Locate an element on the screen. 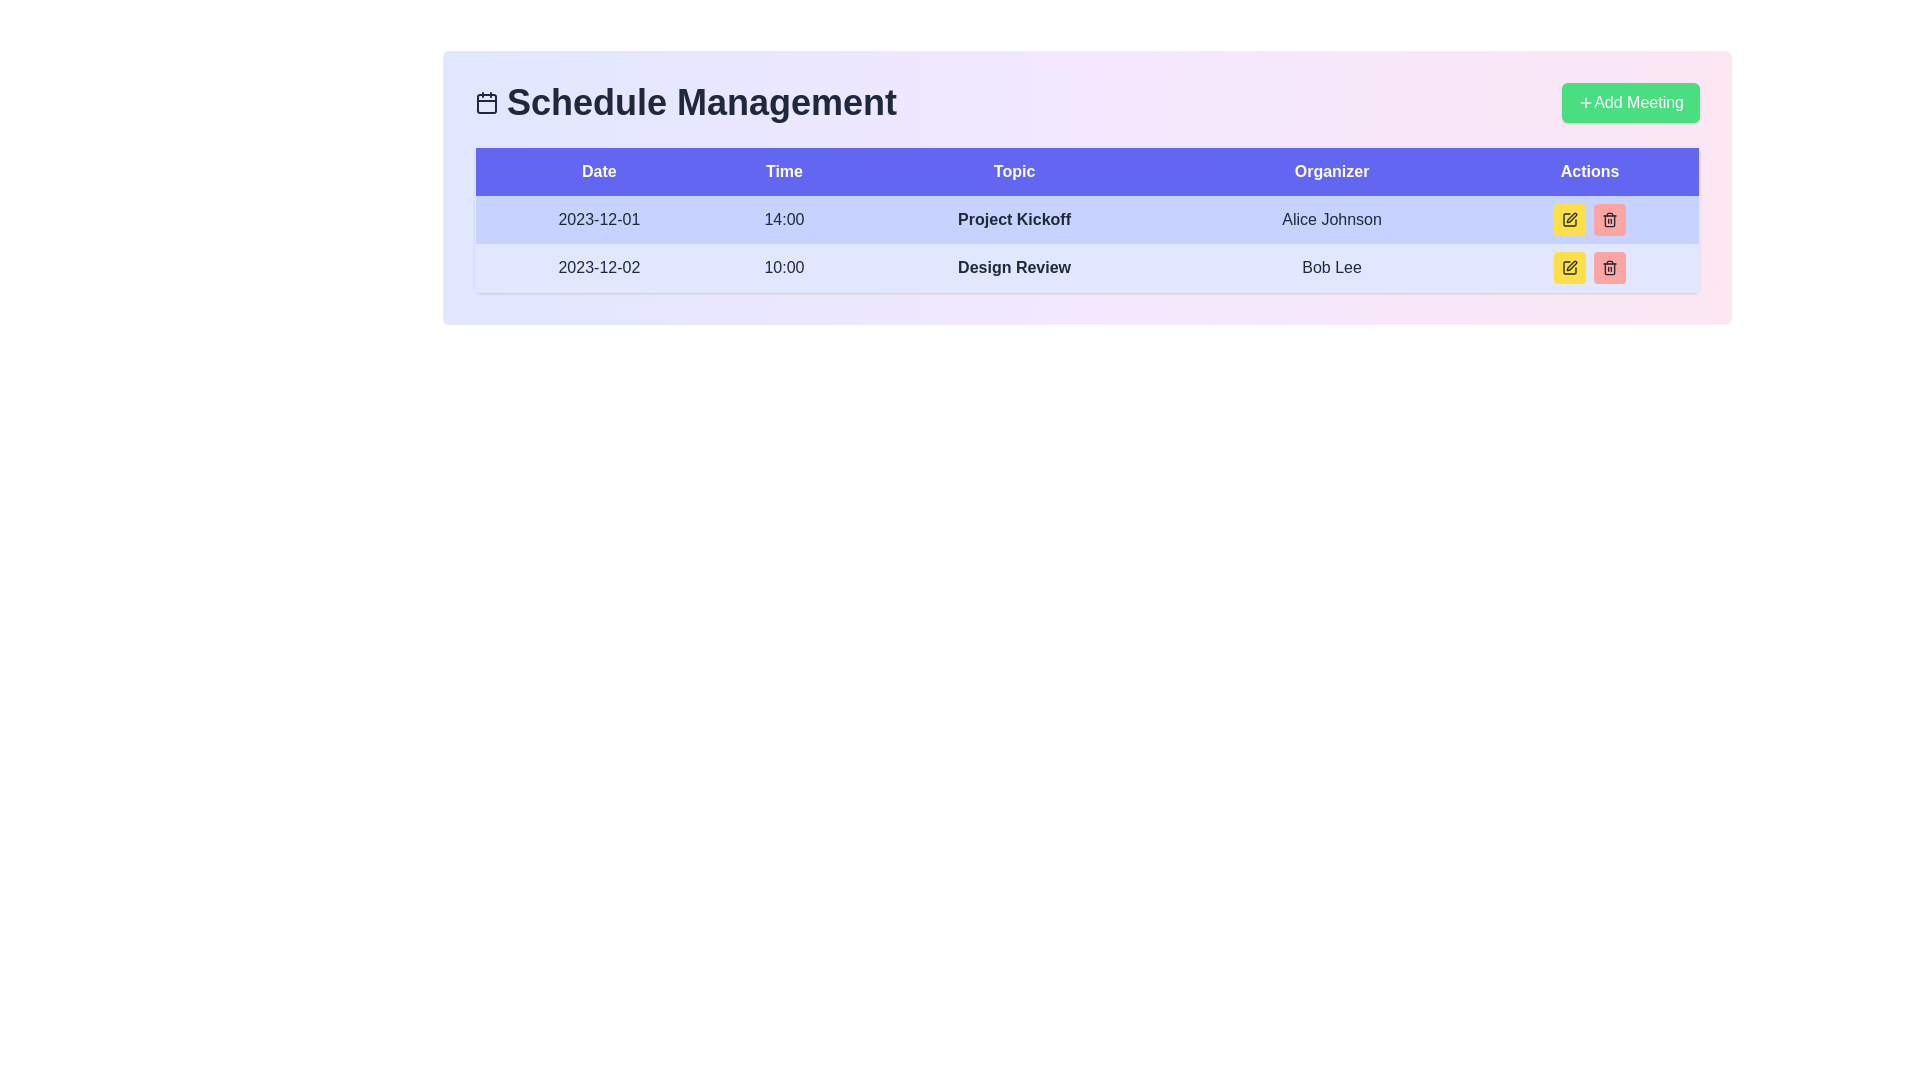 The image size is (1920, 1080). the Text display field showing '14:00' in the 'Time' column of the table for '2023-12-01' is located at coordinates (783, 219).